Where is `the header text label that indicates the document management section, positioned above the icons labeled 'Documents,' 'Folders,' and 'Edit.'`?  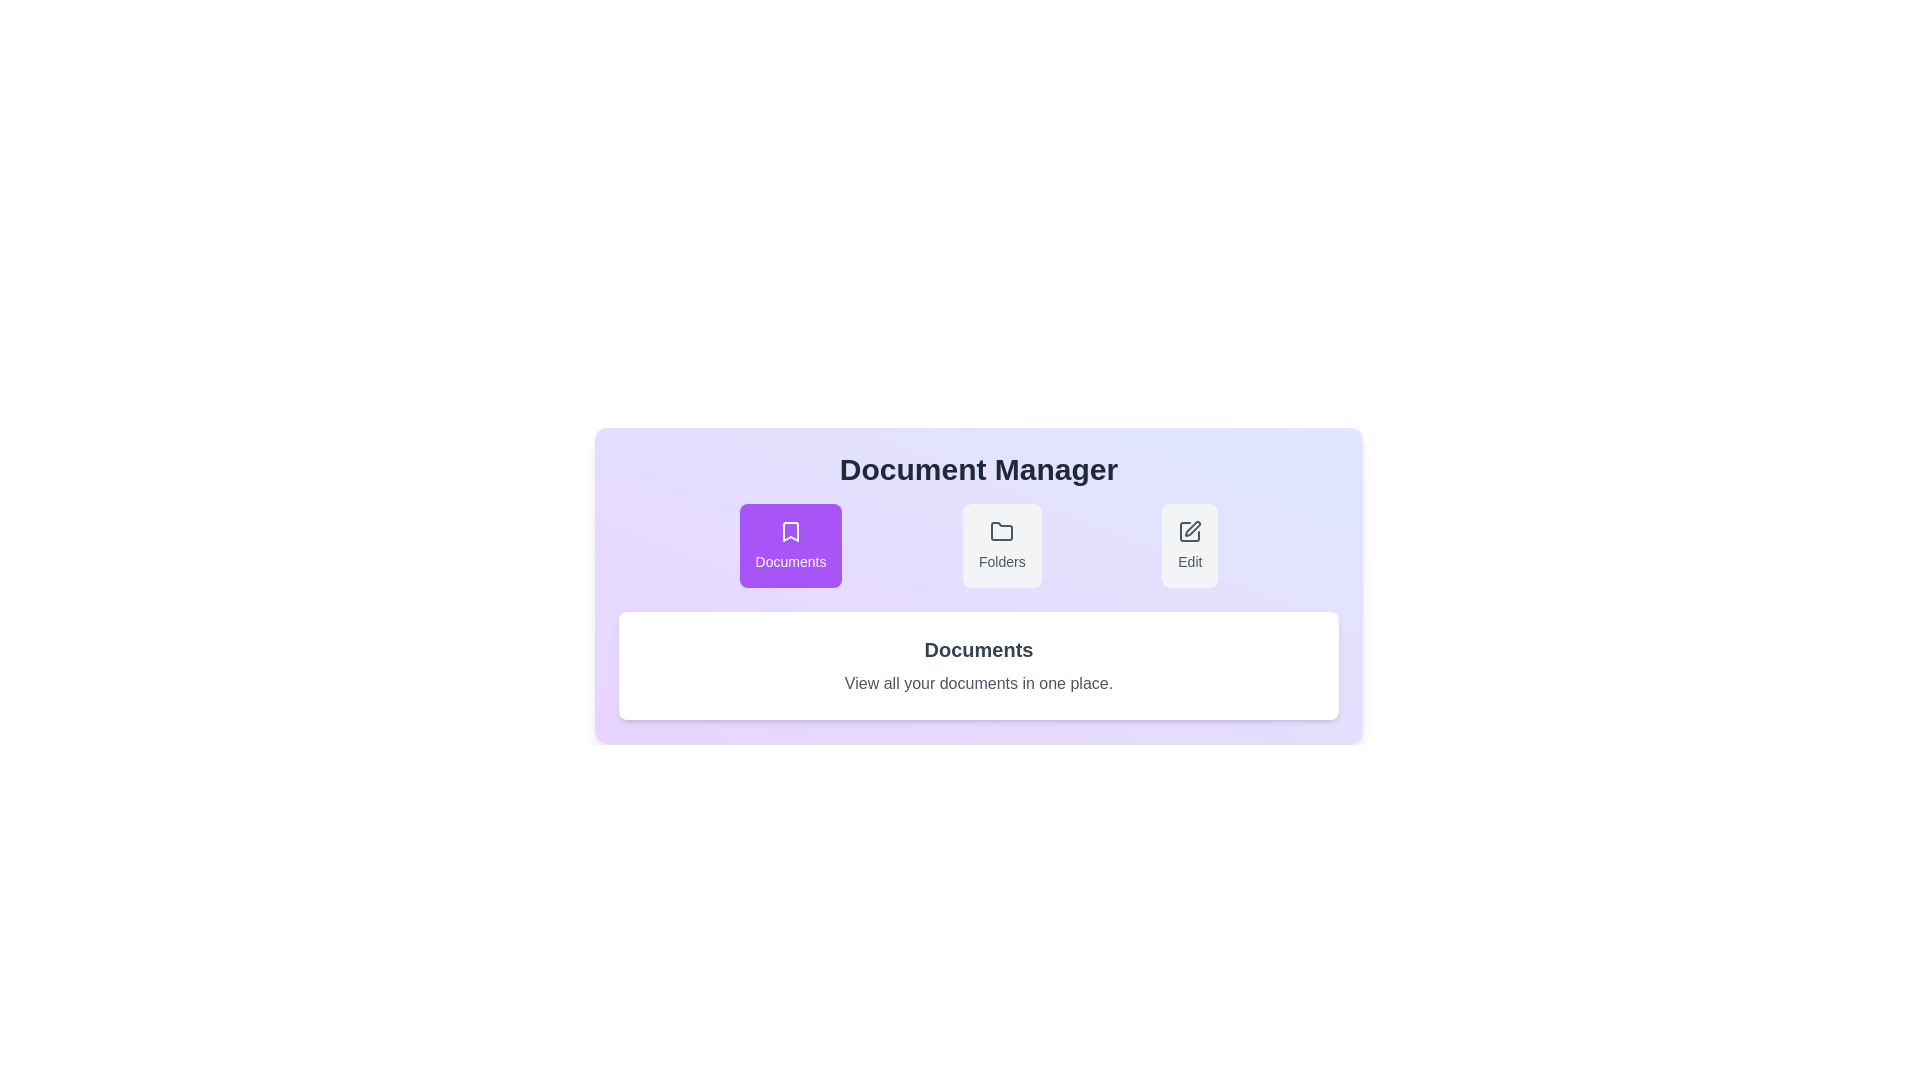
the header text label that indicates the document management section, positioned above the icons labeled 'Documents,' 'Folders,' and 'Edit.' is located at coordinates (979, 470).